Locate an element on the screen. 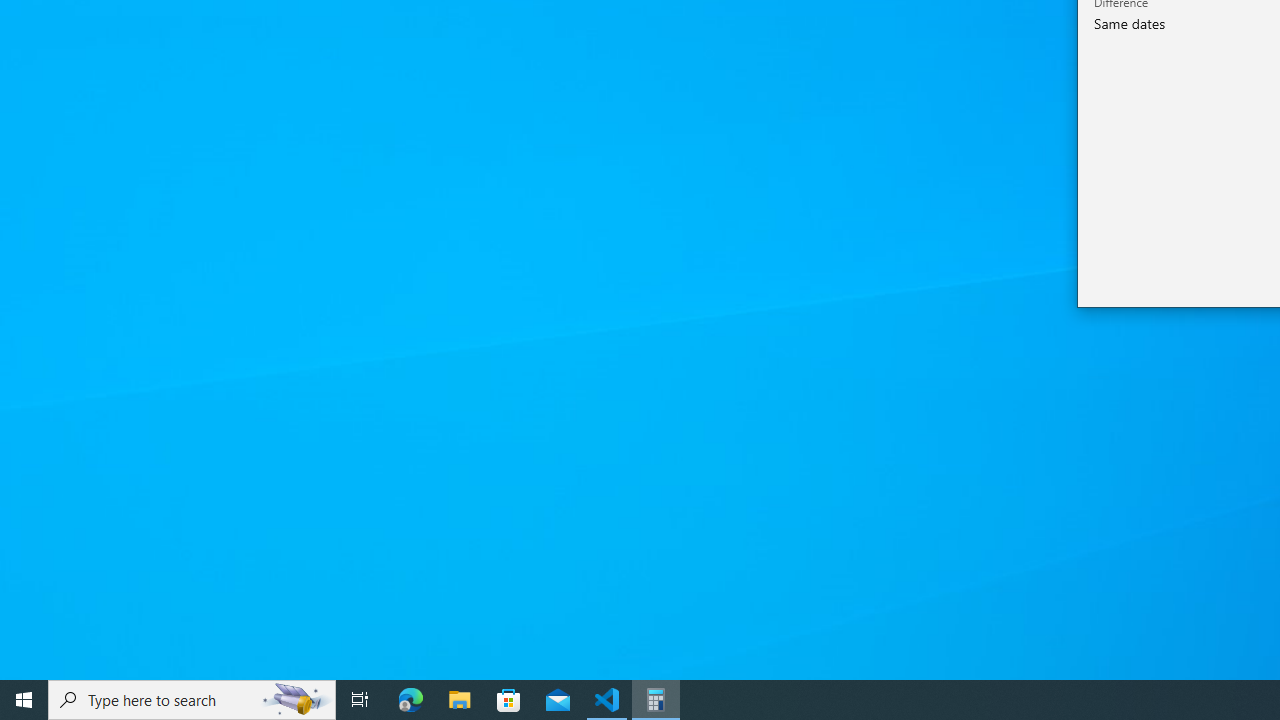  'Visual Studio Code - 1 running window' is located at coordinates (606, 698).